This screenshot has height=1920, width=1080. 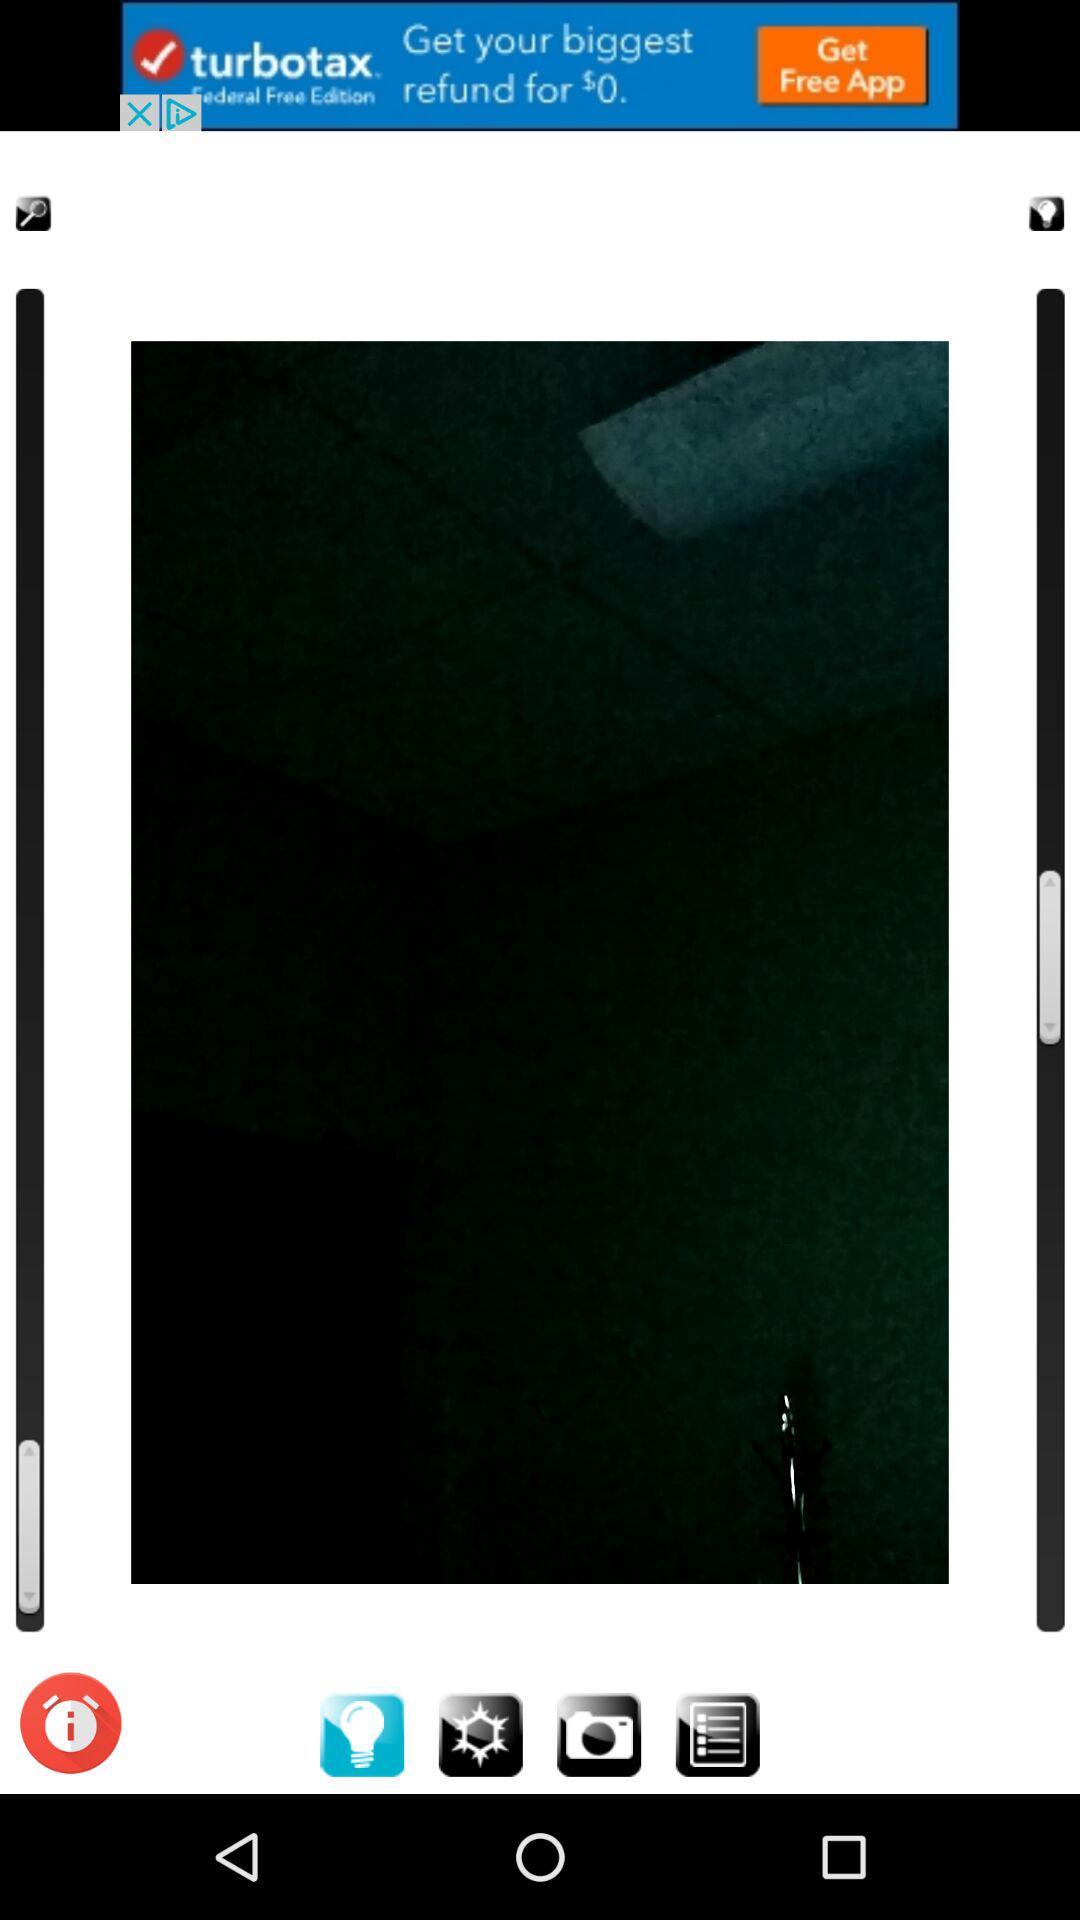 I want to click on the list icon, so click(x=716, y=1855).